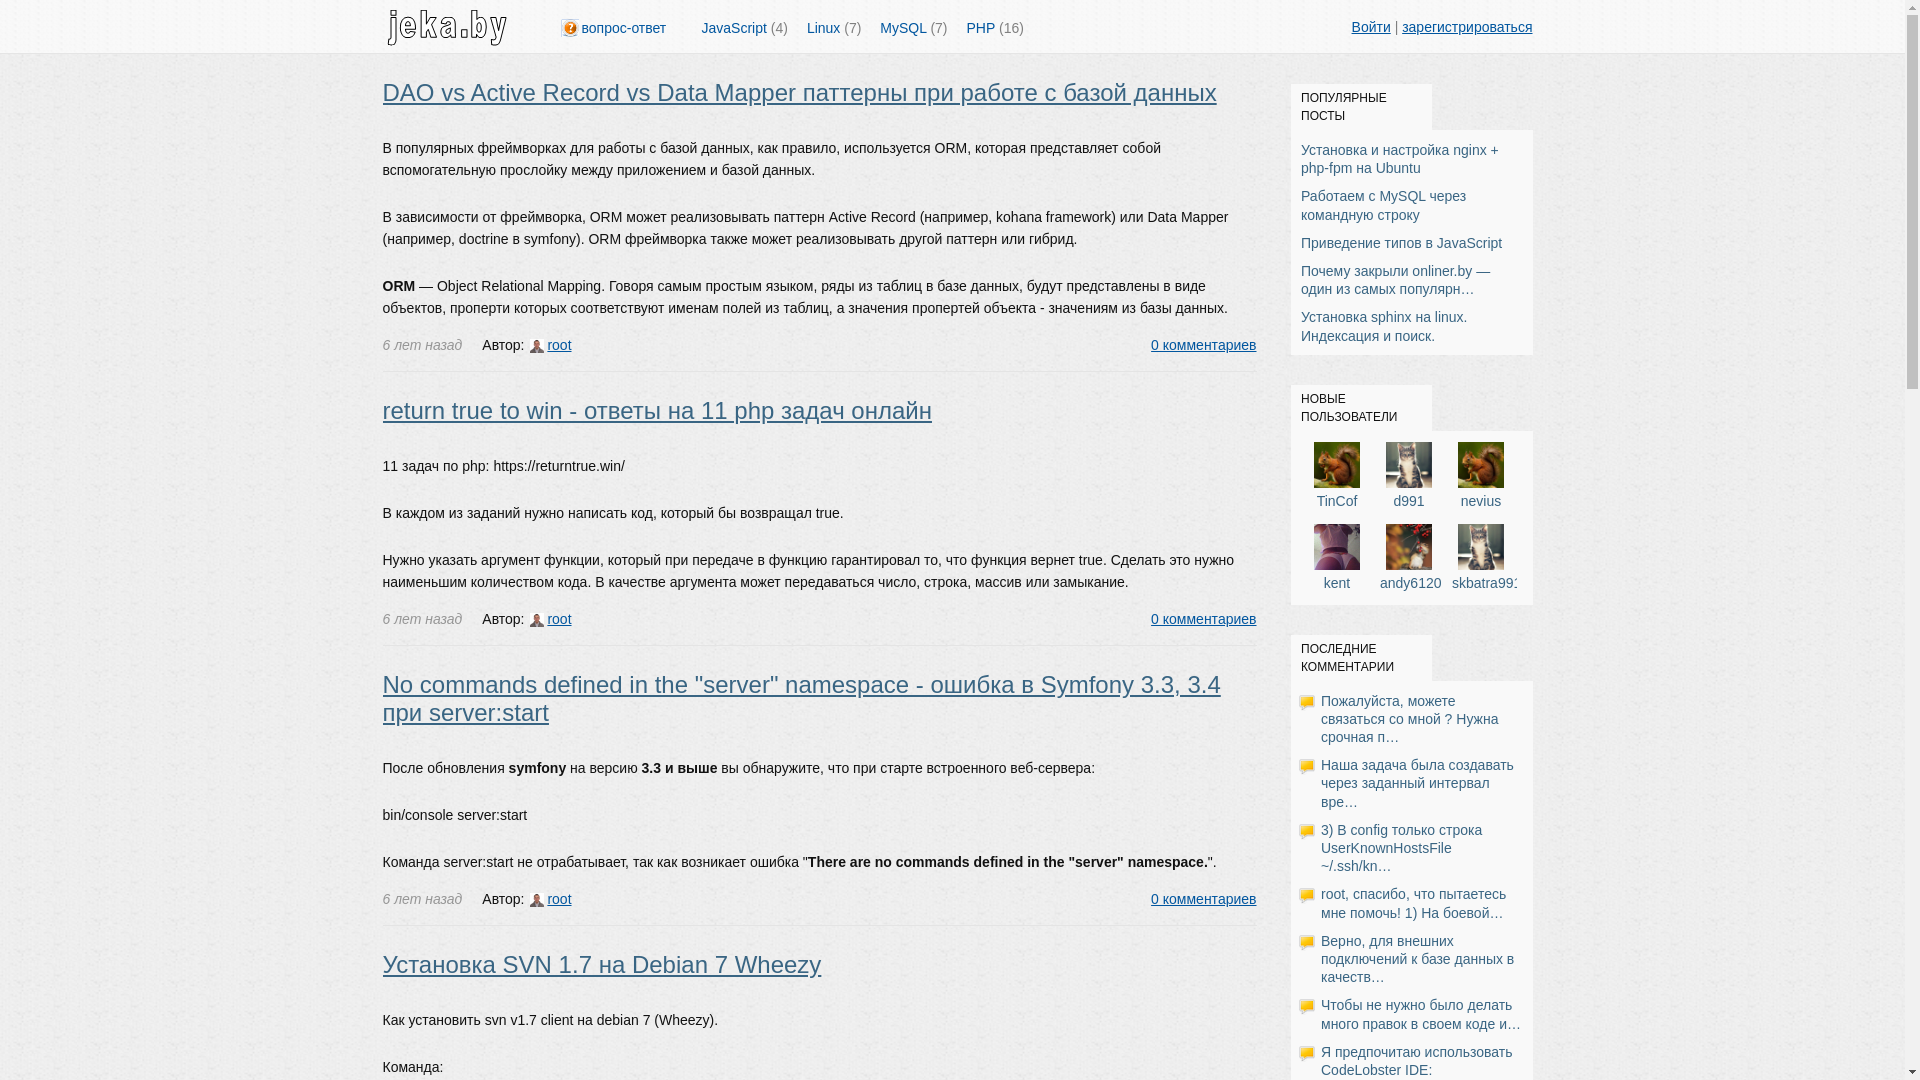 Image resolution: width=1920 pixels, height=1080 pixels. Describe the element at coordinates (1410, 574) in the screenshot. I see `'andy6120'` at that location.